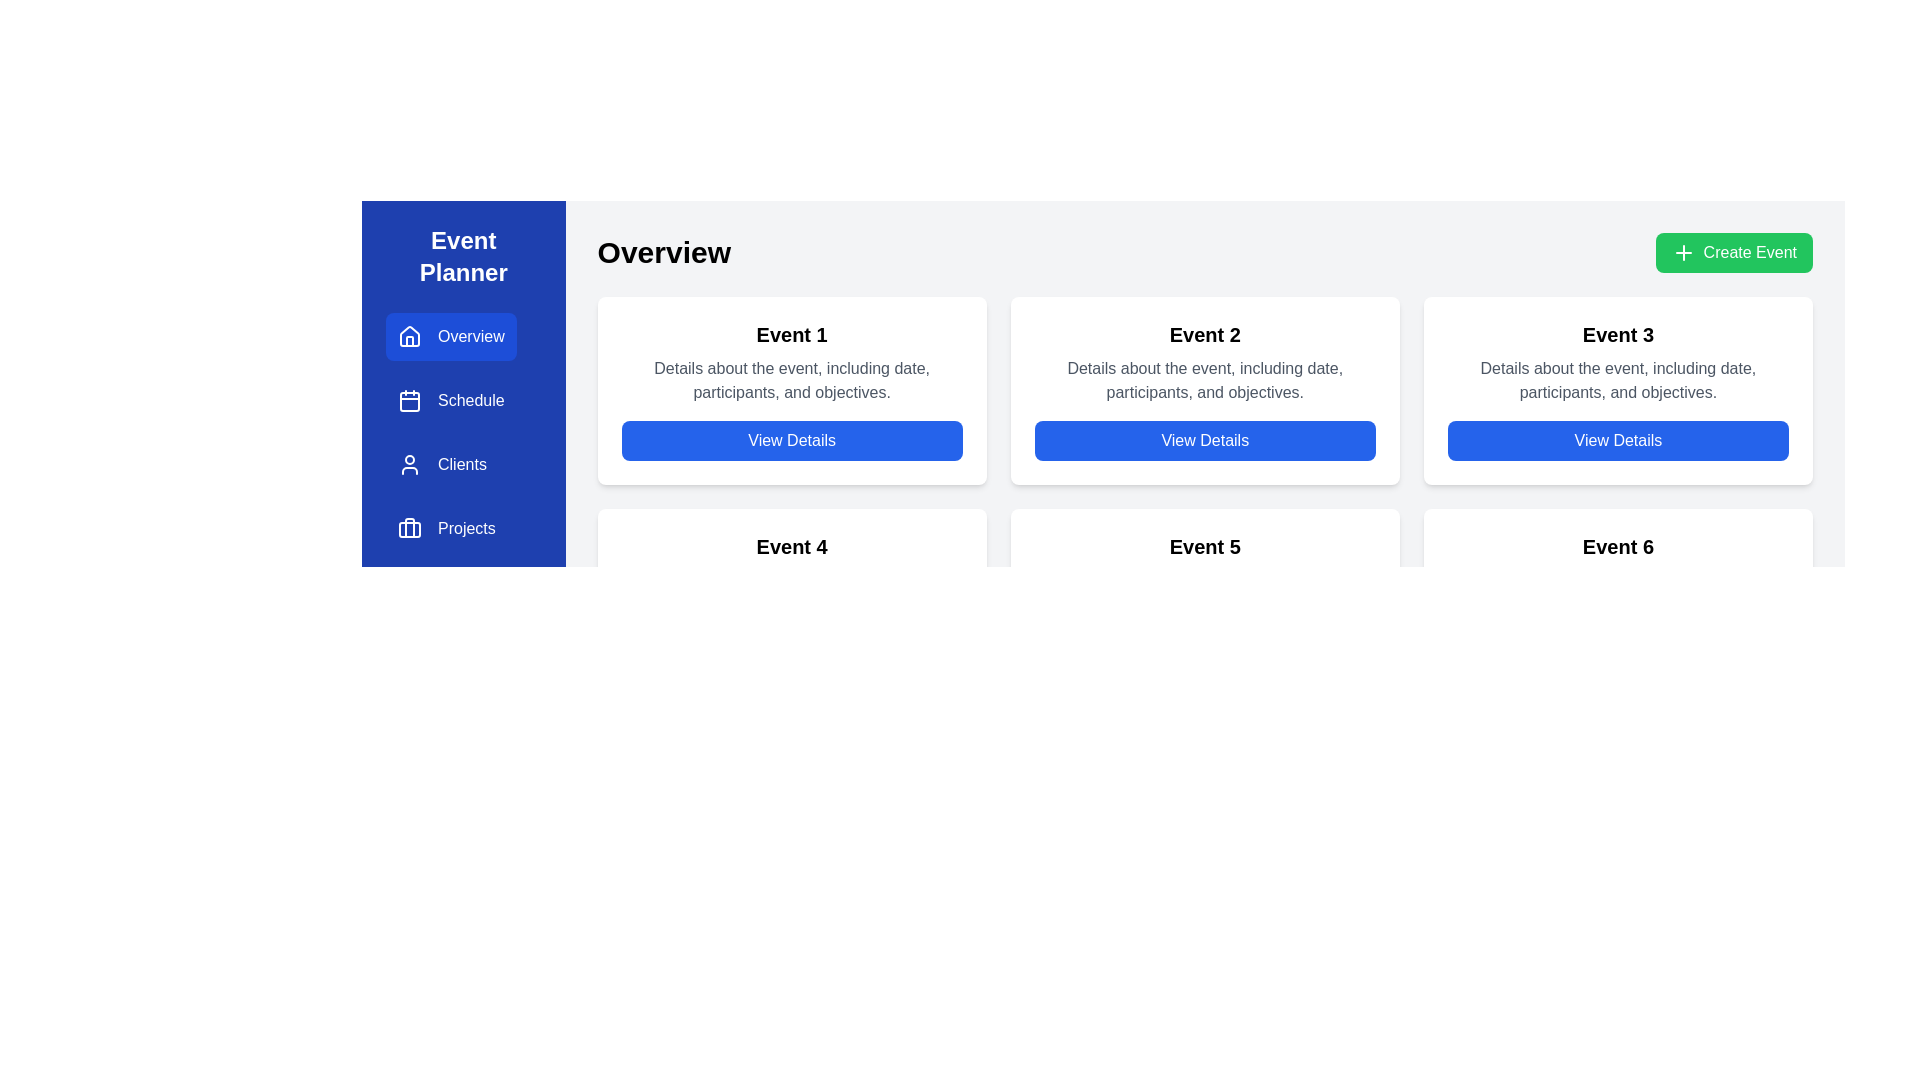 The width and height of the screenshot is (1920, 1080). Describe the element at coordinates (1204, 334) in the screenshot. I see `assistive technology` at that location.